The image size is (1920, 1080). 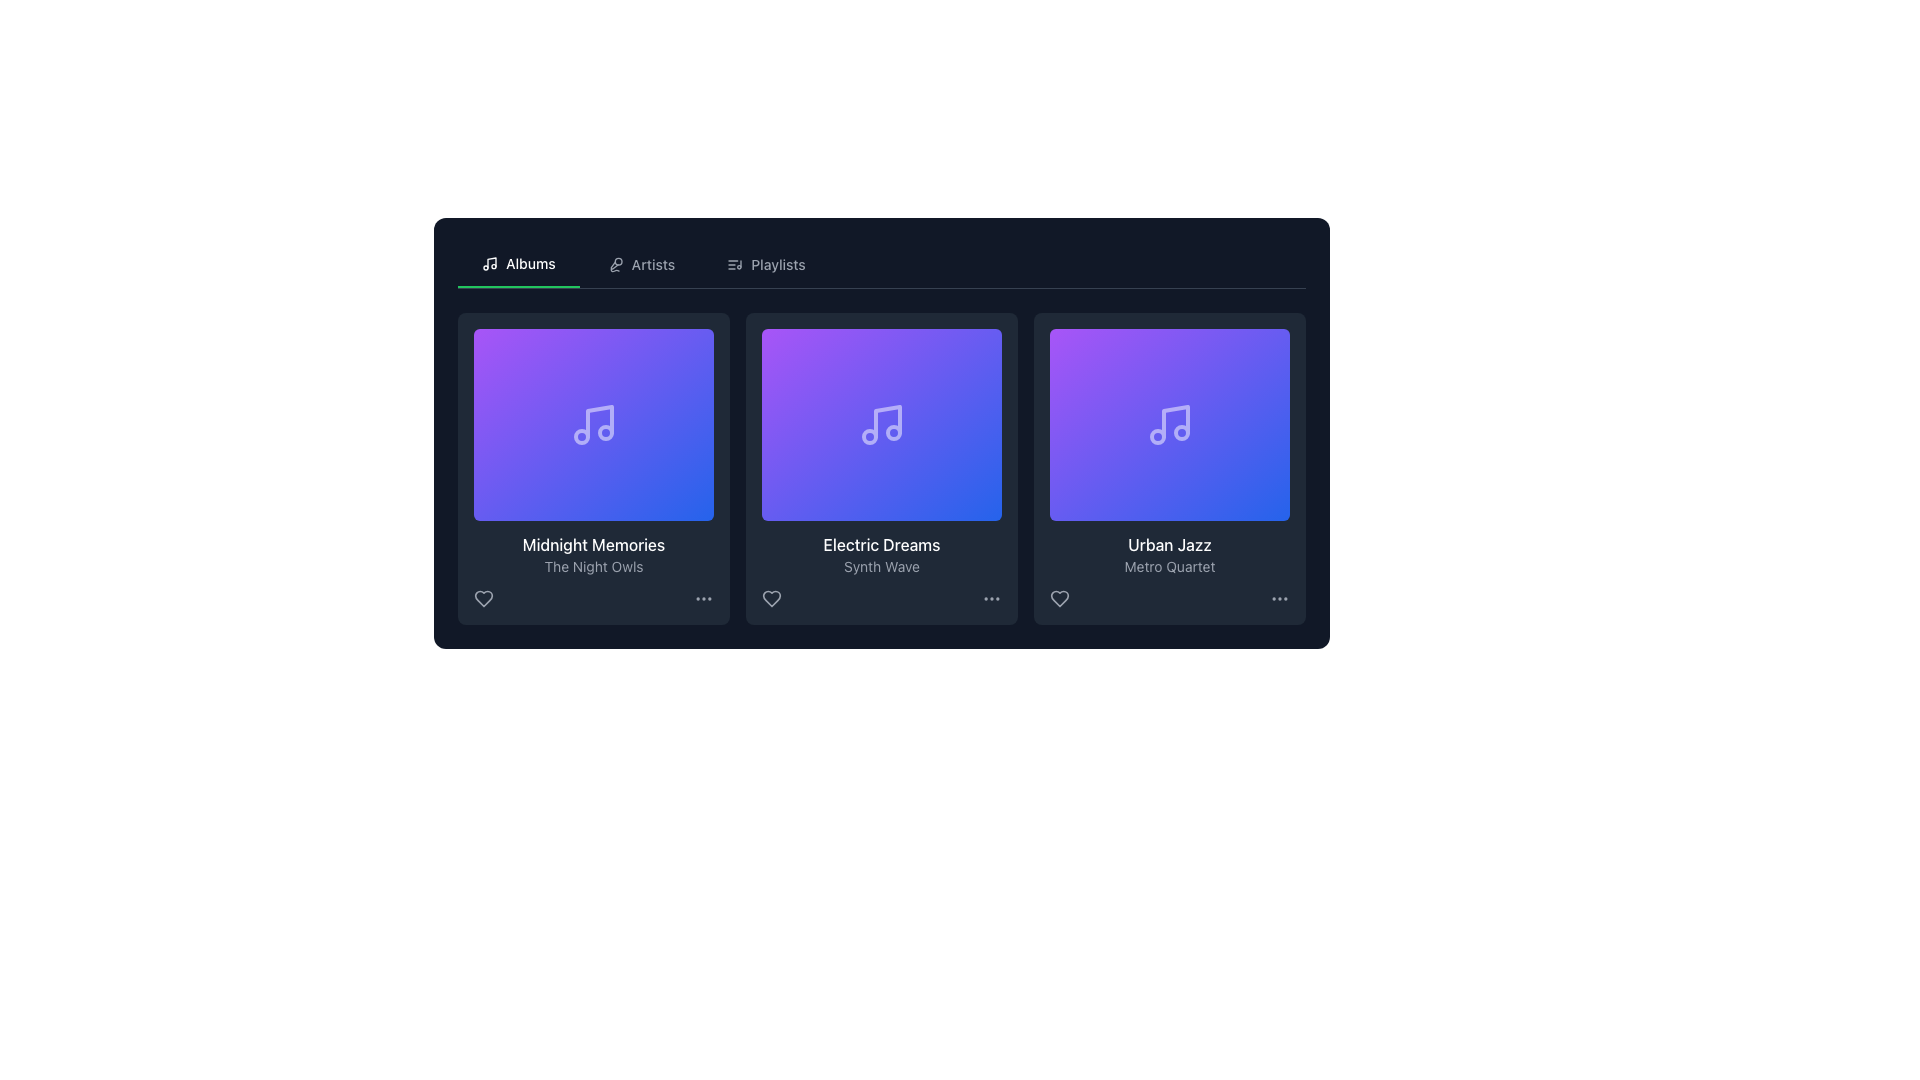 I want to click on the play button represented by the SVG graphical element located at the center of the green circular button in the bottom-right corner of the 'Electric Dreams' card, so click(x=974, y=493).